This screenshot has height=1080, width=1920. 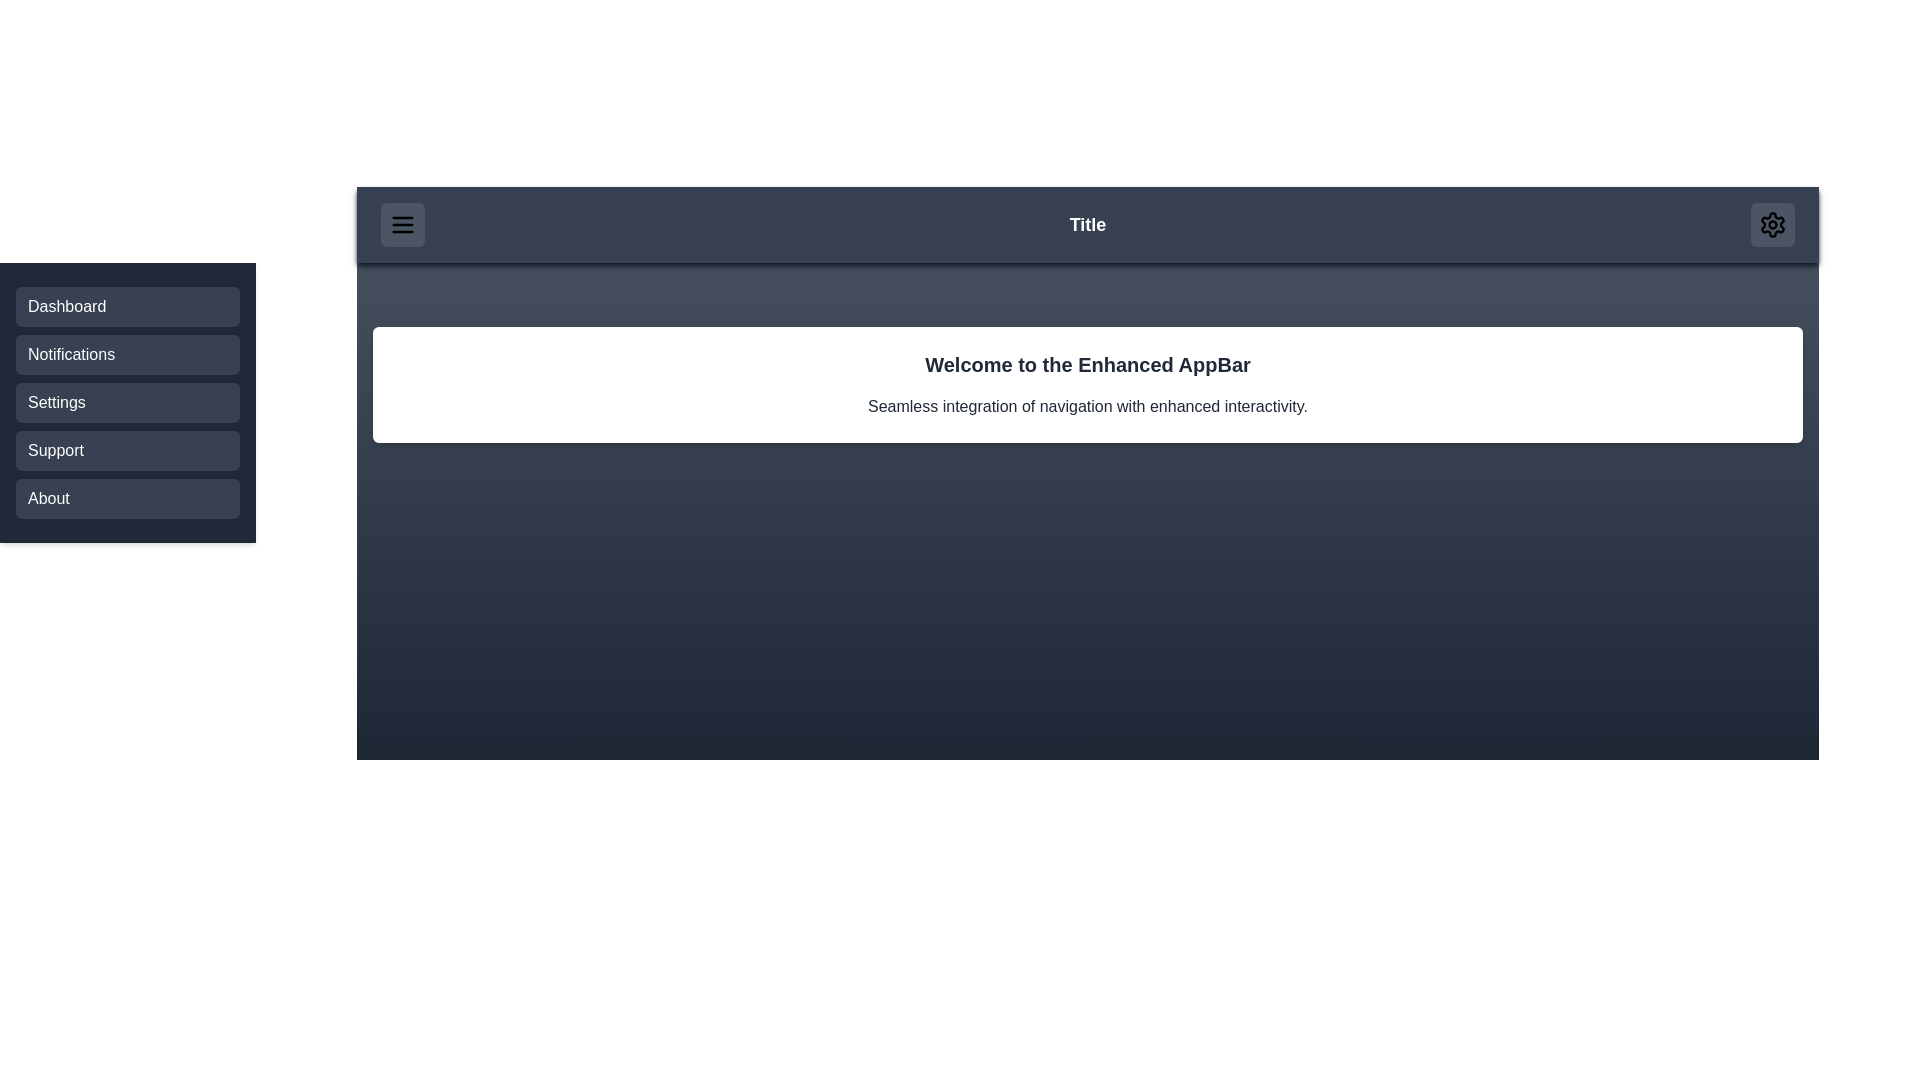 What do you see at coordinates (127, 402) in the screenshot?
I see `the Settings menu item` at bounding box center [127, 402].